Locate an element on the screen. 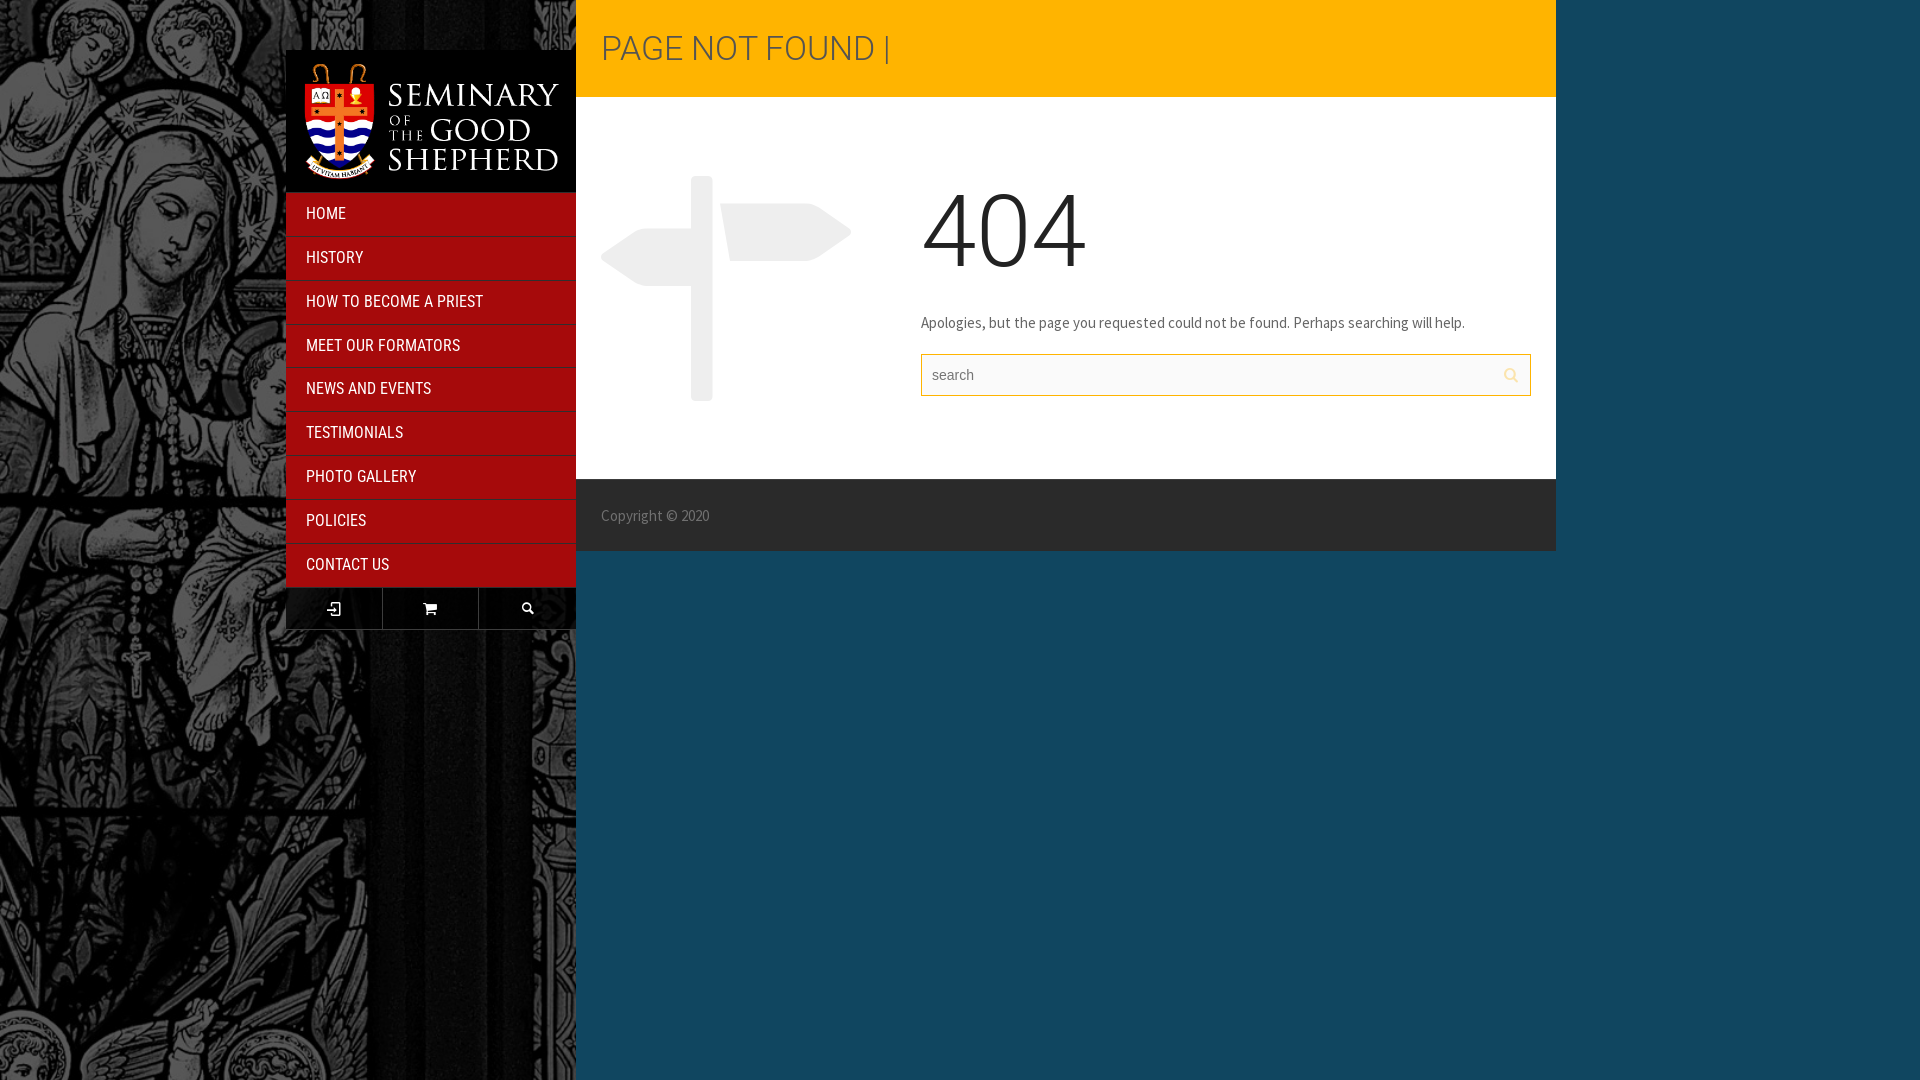 The width and height of the screenshot is (1920, 1080). 'HISTORY' is located at coordinates (285, 257).